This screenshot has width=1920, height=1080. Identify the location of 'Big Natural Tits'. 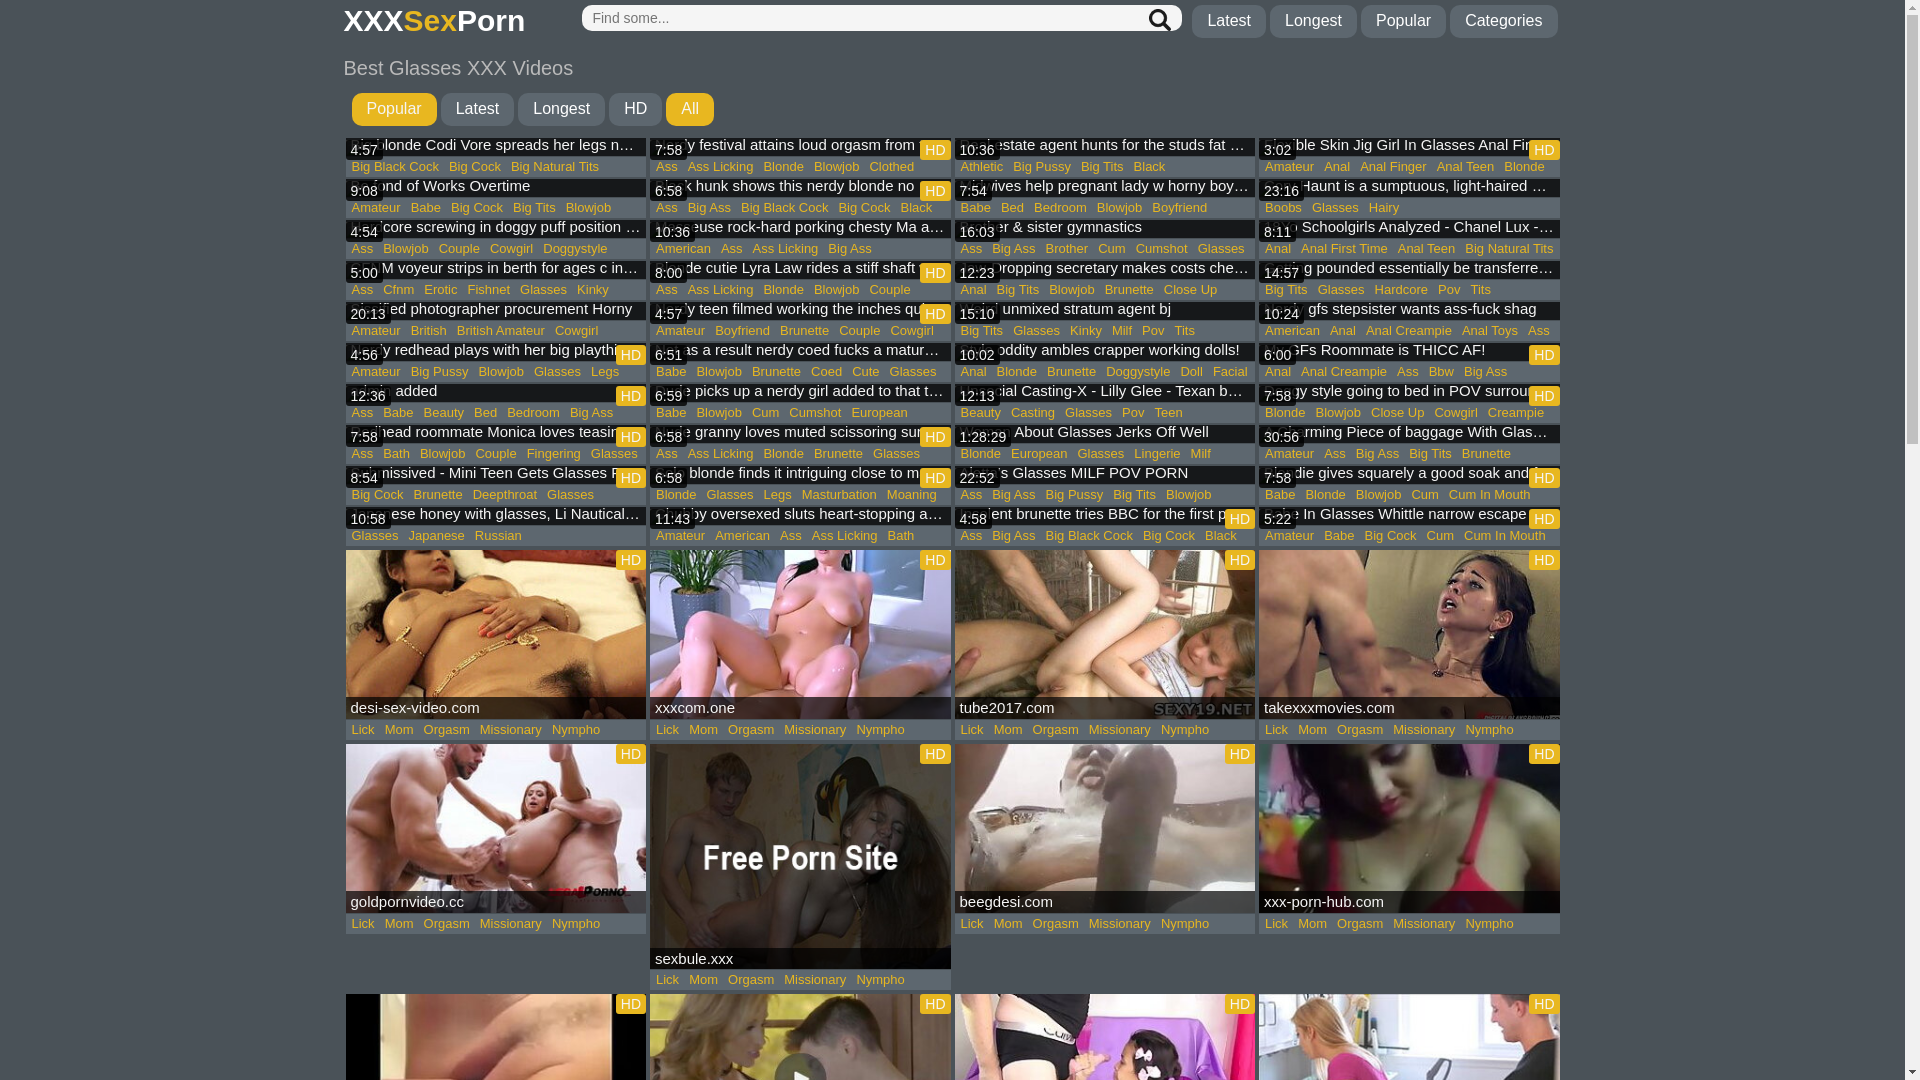
(555, 165).